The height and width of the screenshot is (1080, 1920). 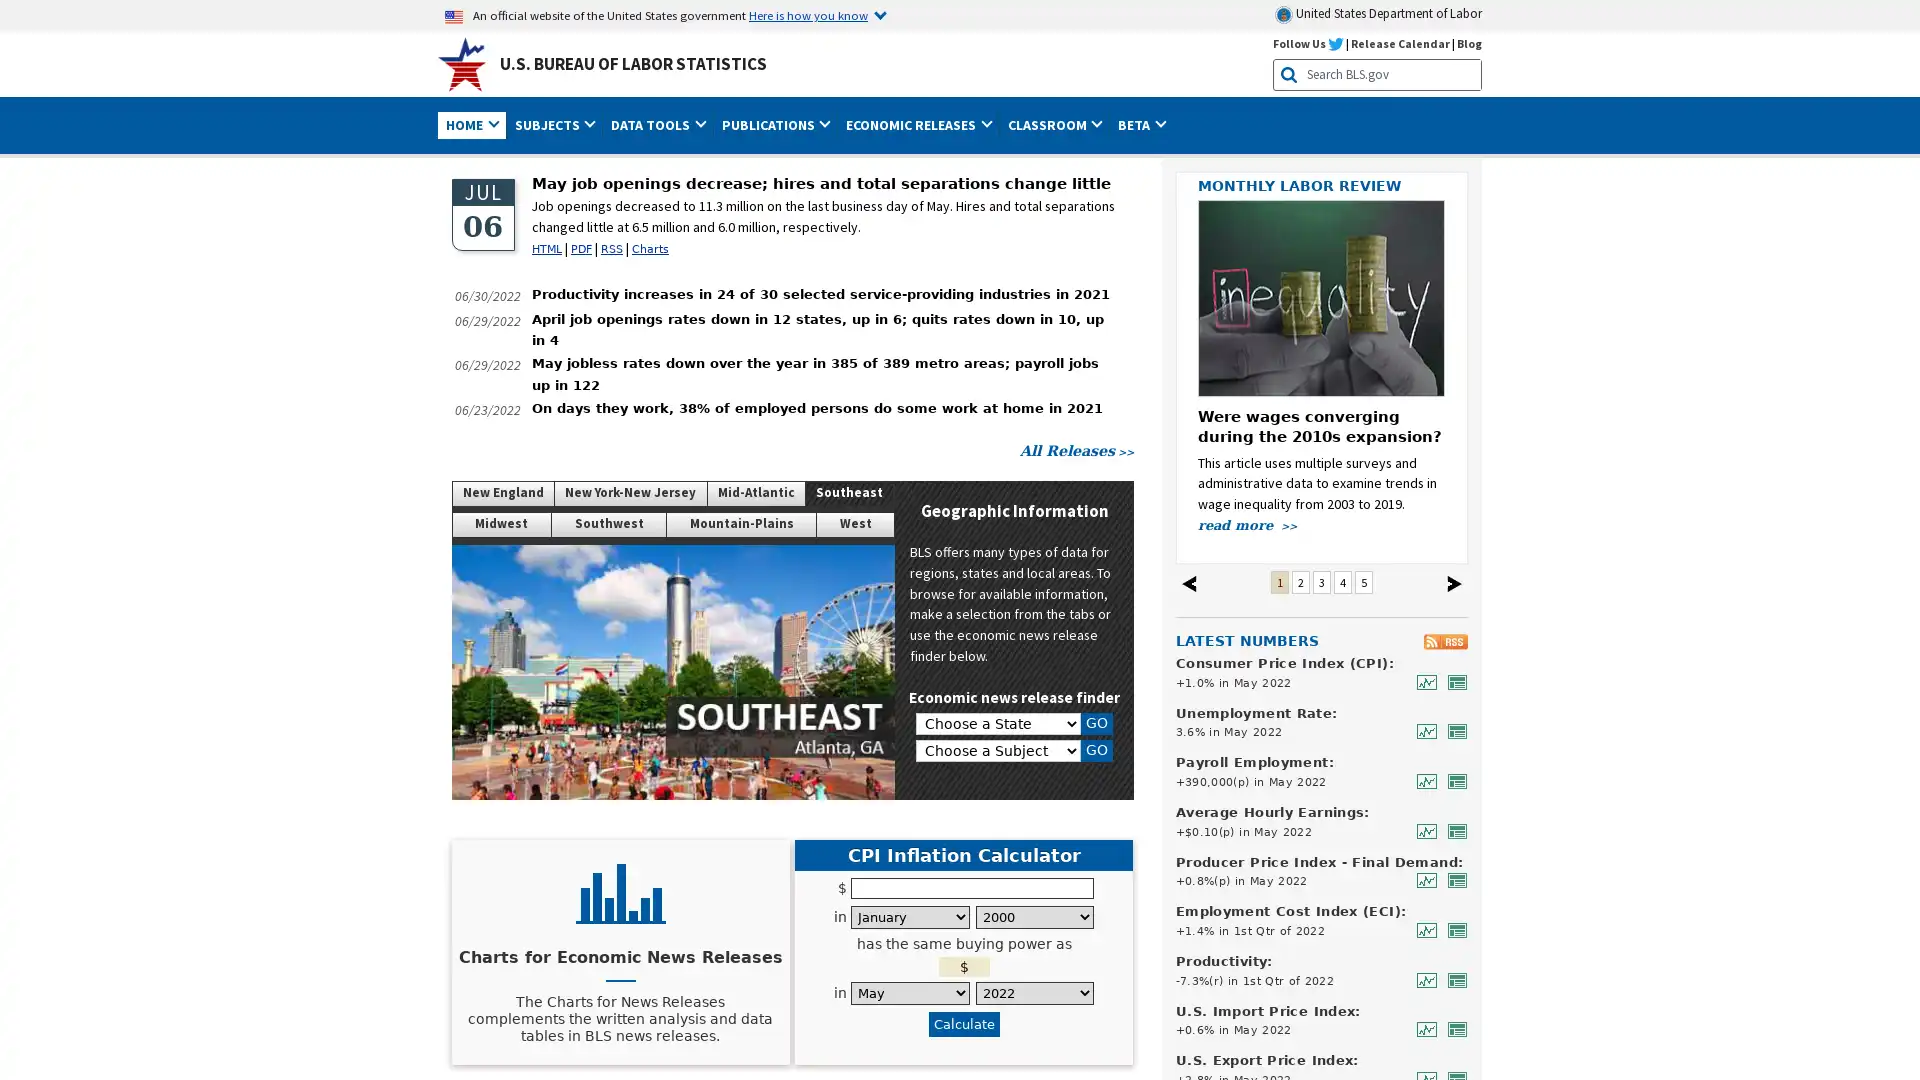 What do you see at coordinates (1096, 749) in the screenshot?
I see `GO` at bounding box center [1096, 749].